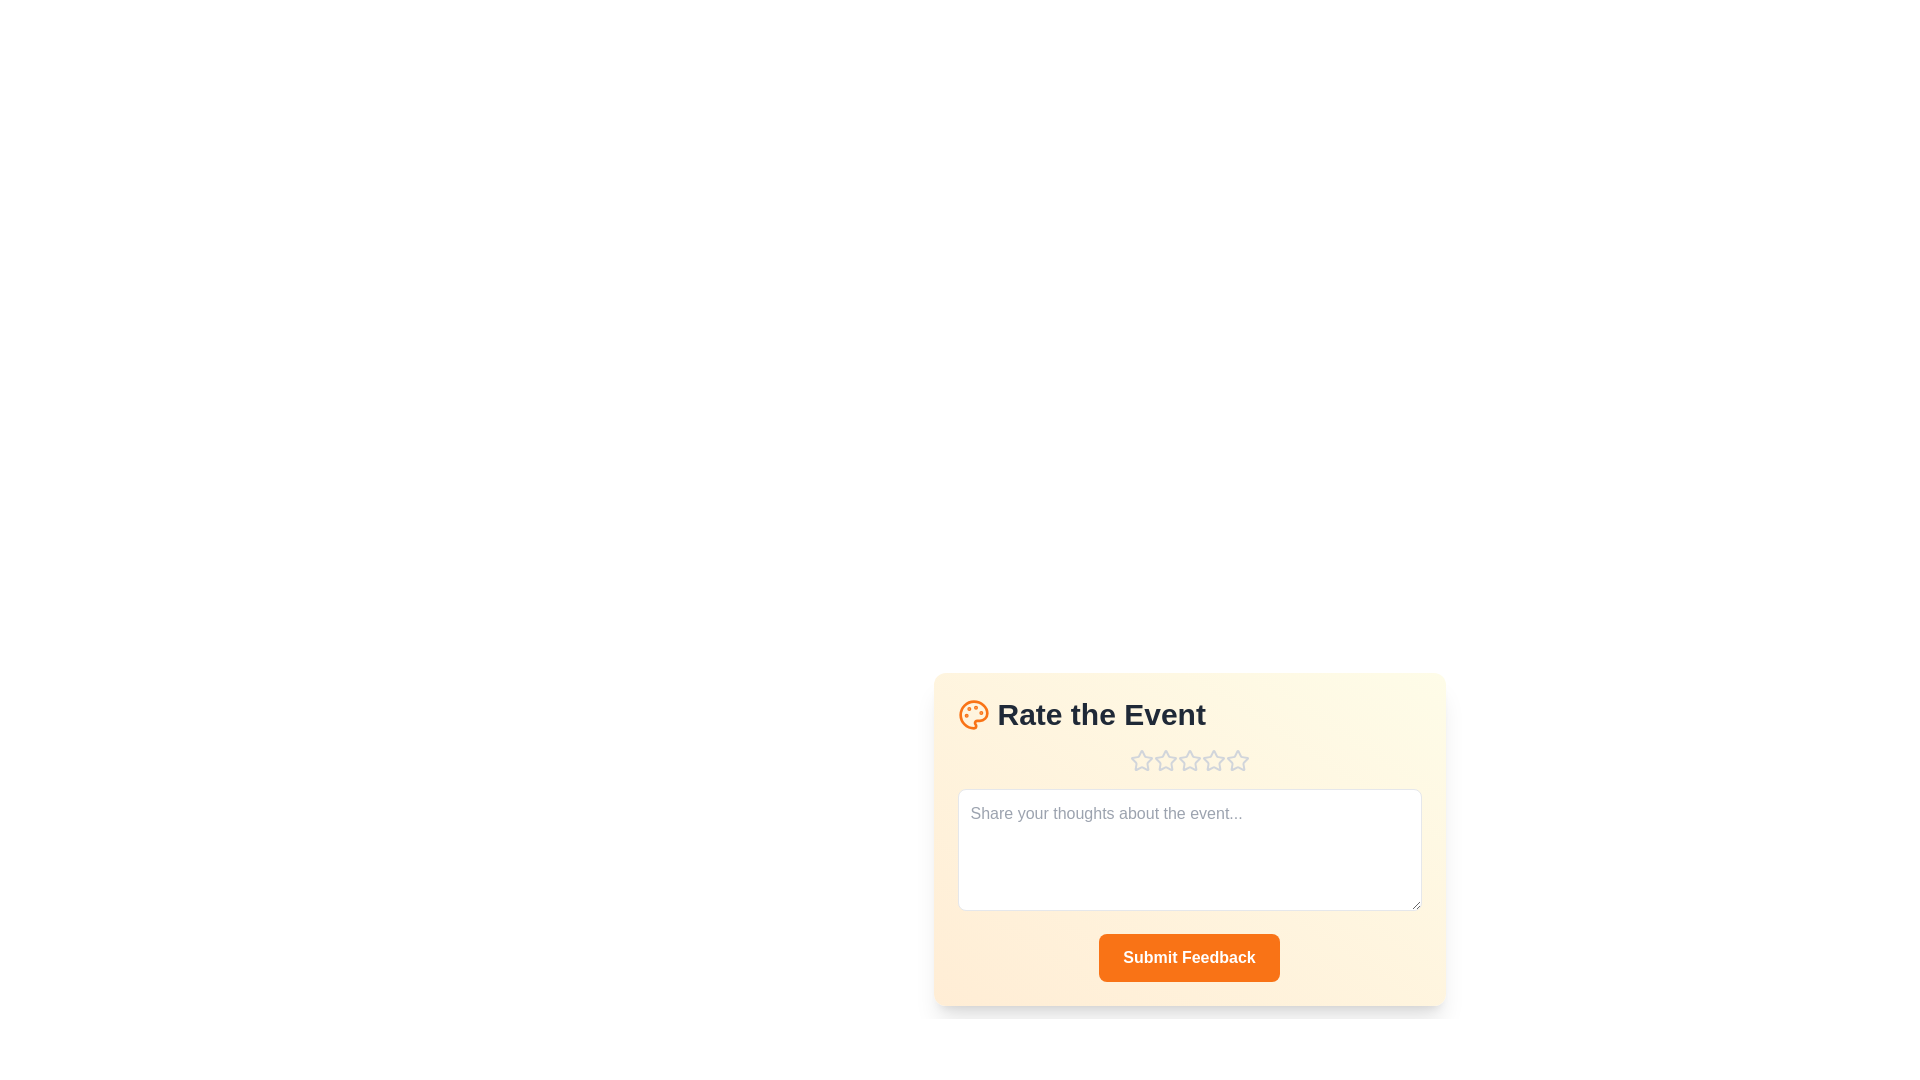 This screenshot has width=1920, height=1080. What do you see at coordinates (1141, 760) in the screenshot?
I see `the star corresponding to the desired rating 1 to set the rating` at bounding box center [1141, 760].